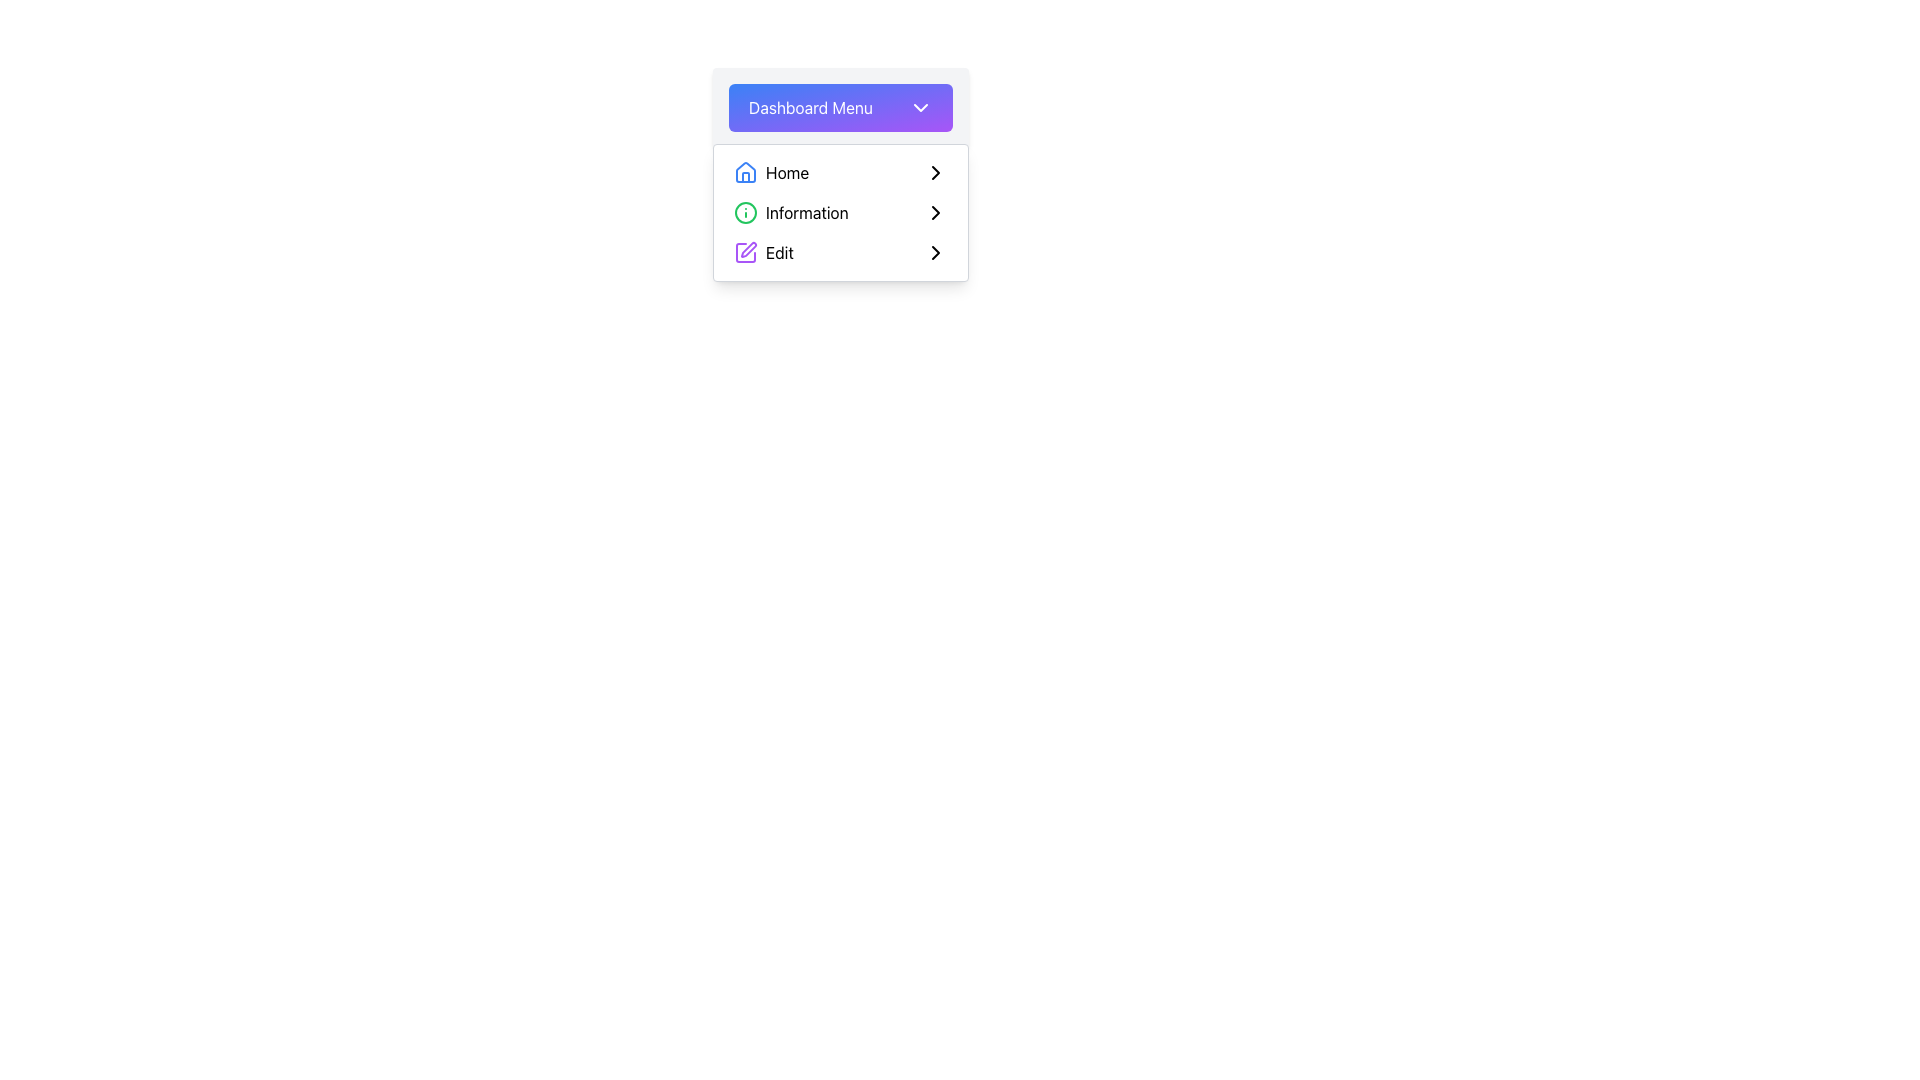 The image size is (1920, 1080). Describe the element at coordinates (747, 249) in the screenshot. I see `the purple-colored pen icon located next to the 'Edit' option in the dropdown menu, which depicts the lower segment of the pen` at that location.